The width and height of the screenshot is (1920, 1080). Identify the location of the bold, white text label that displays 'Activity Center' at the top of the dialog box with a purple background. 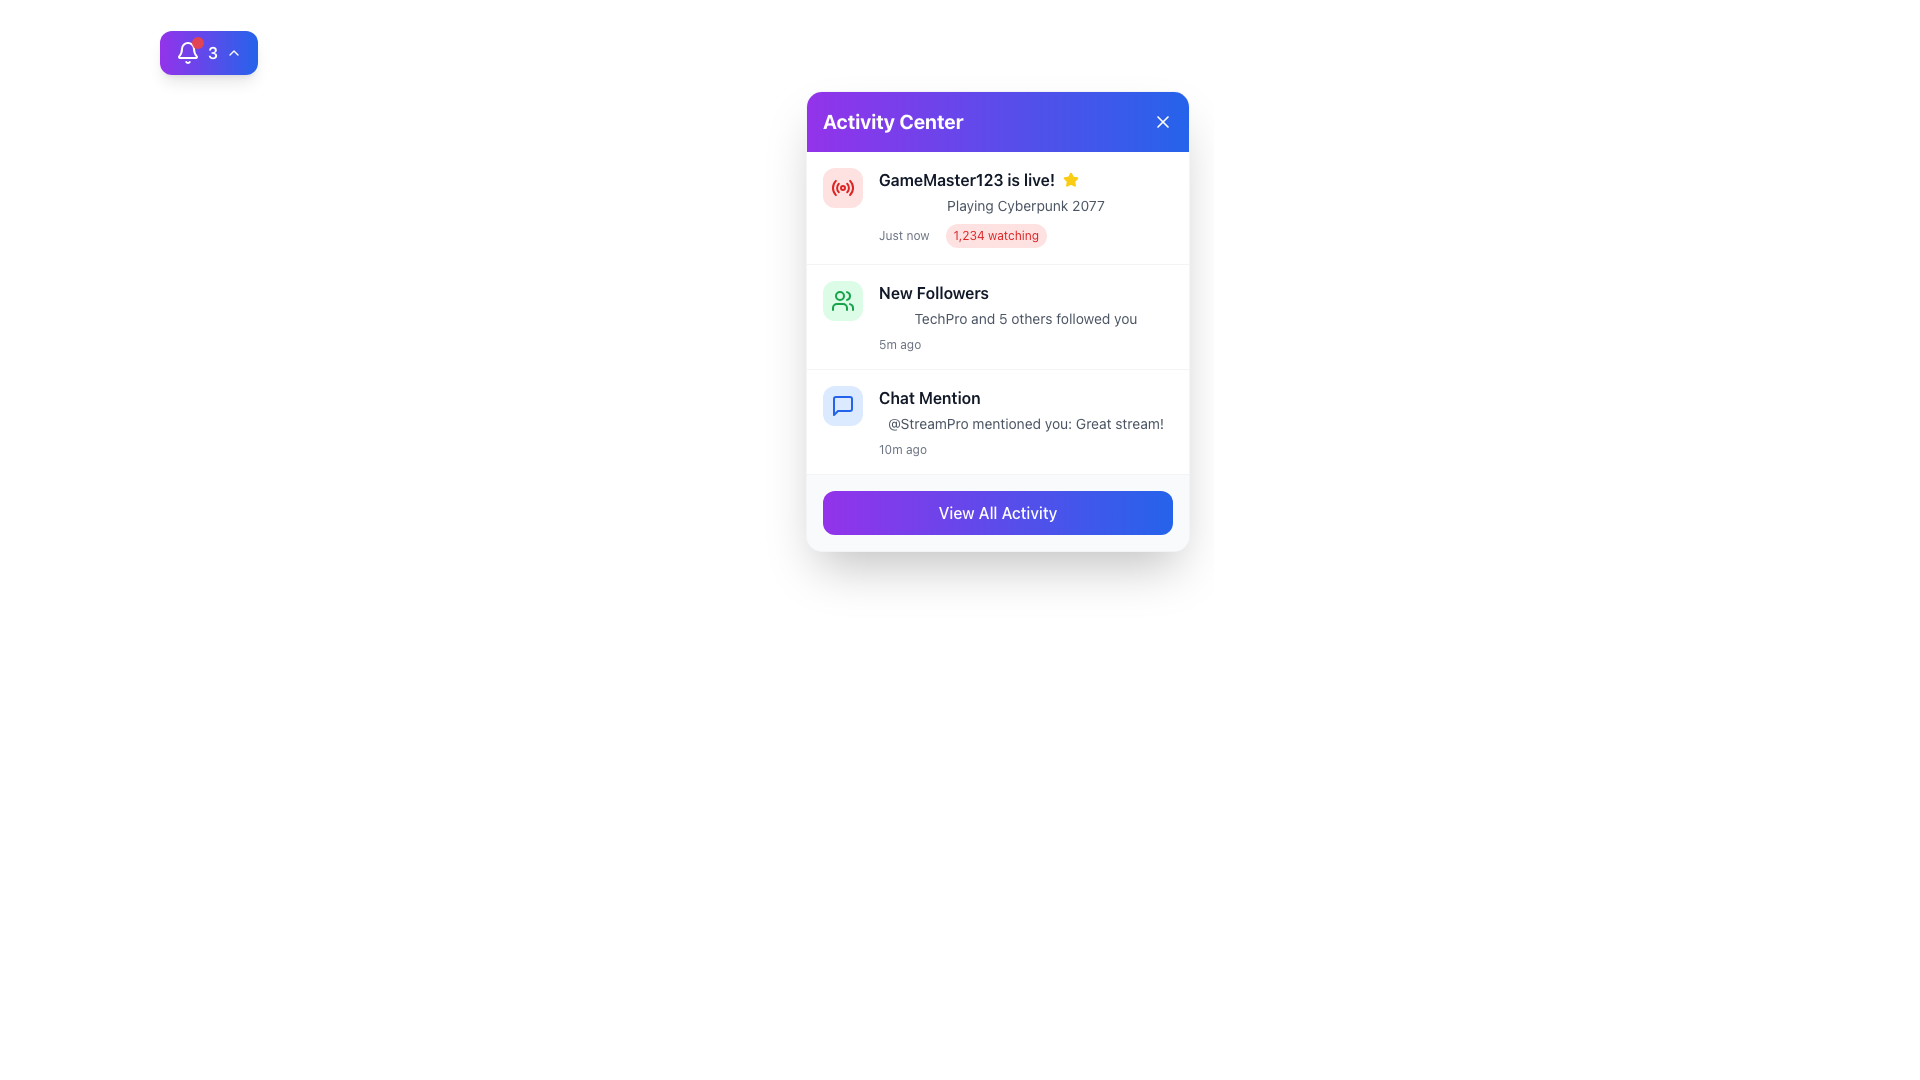
(892, 122).